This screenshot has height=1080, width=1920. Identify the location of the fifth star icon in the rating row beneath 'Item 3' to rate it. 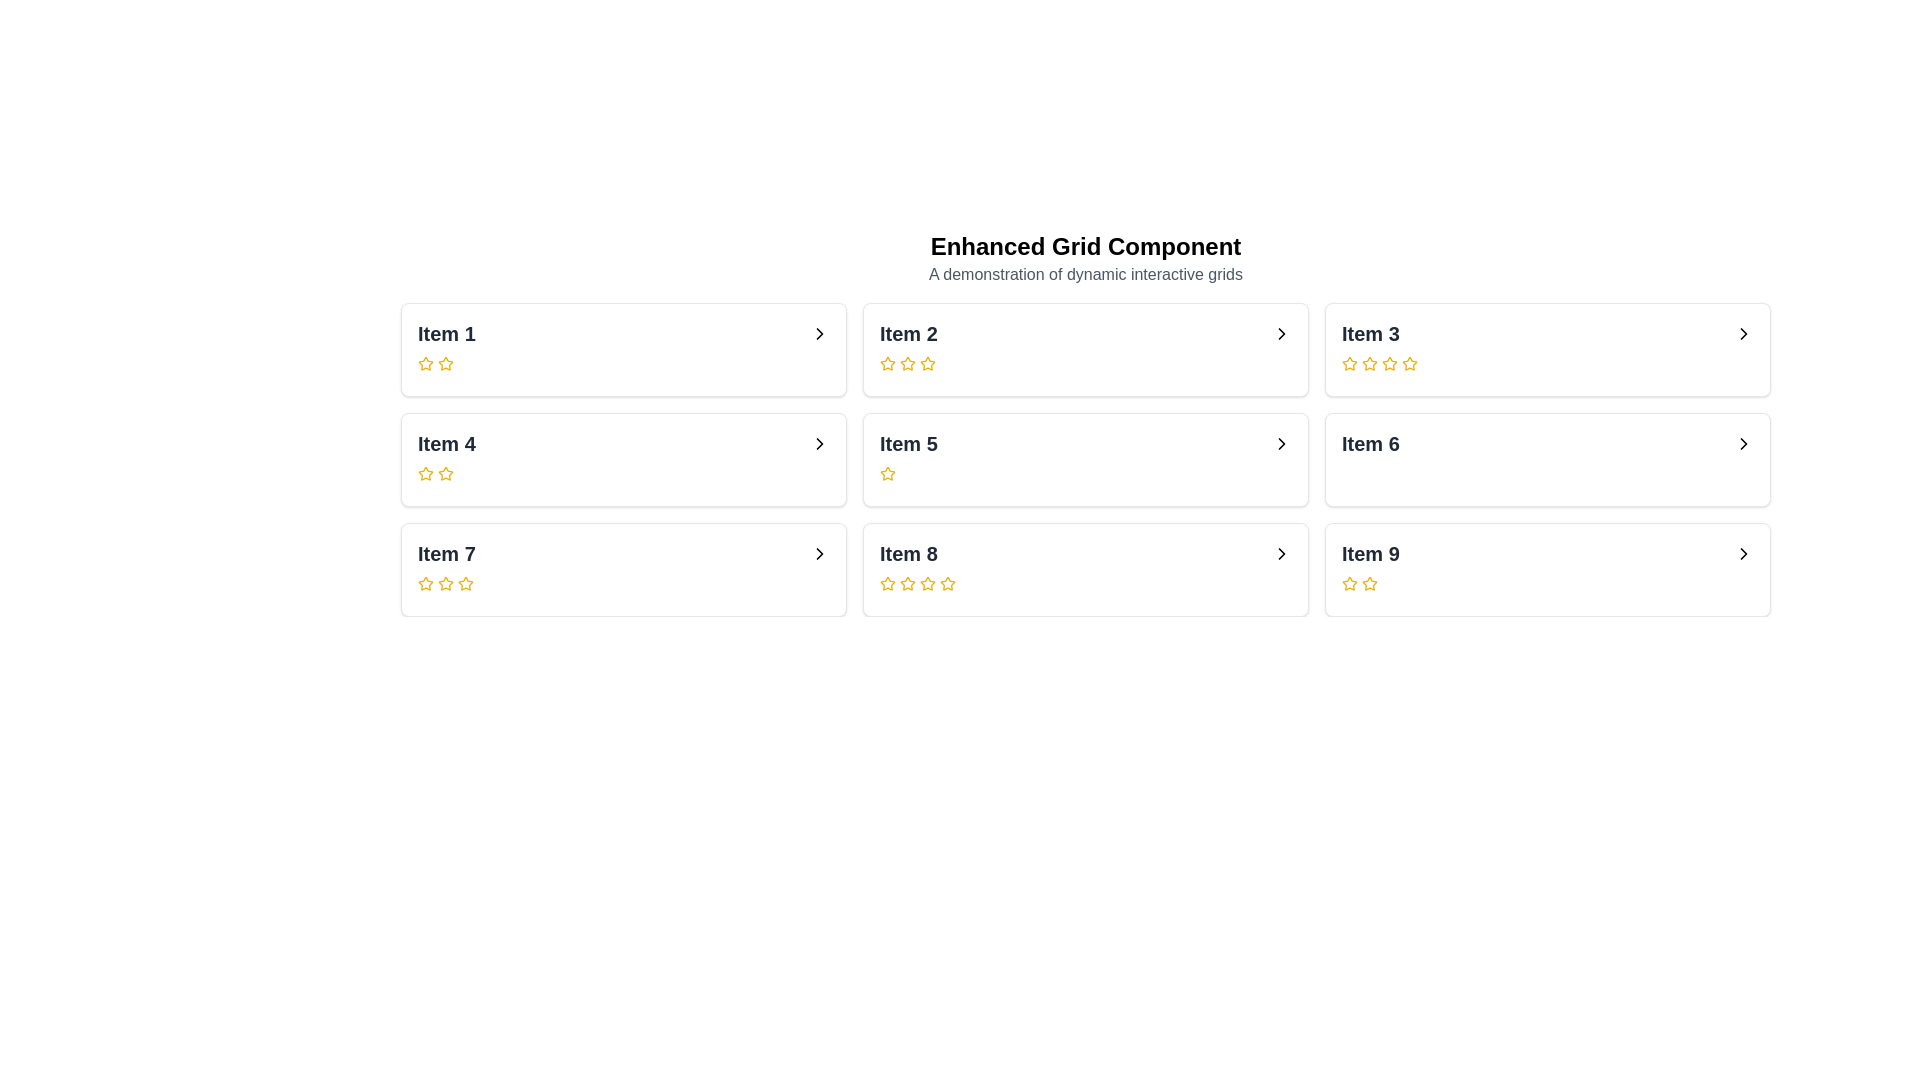
(1409, 363).